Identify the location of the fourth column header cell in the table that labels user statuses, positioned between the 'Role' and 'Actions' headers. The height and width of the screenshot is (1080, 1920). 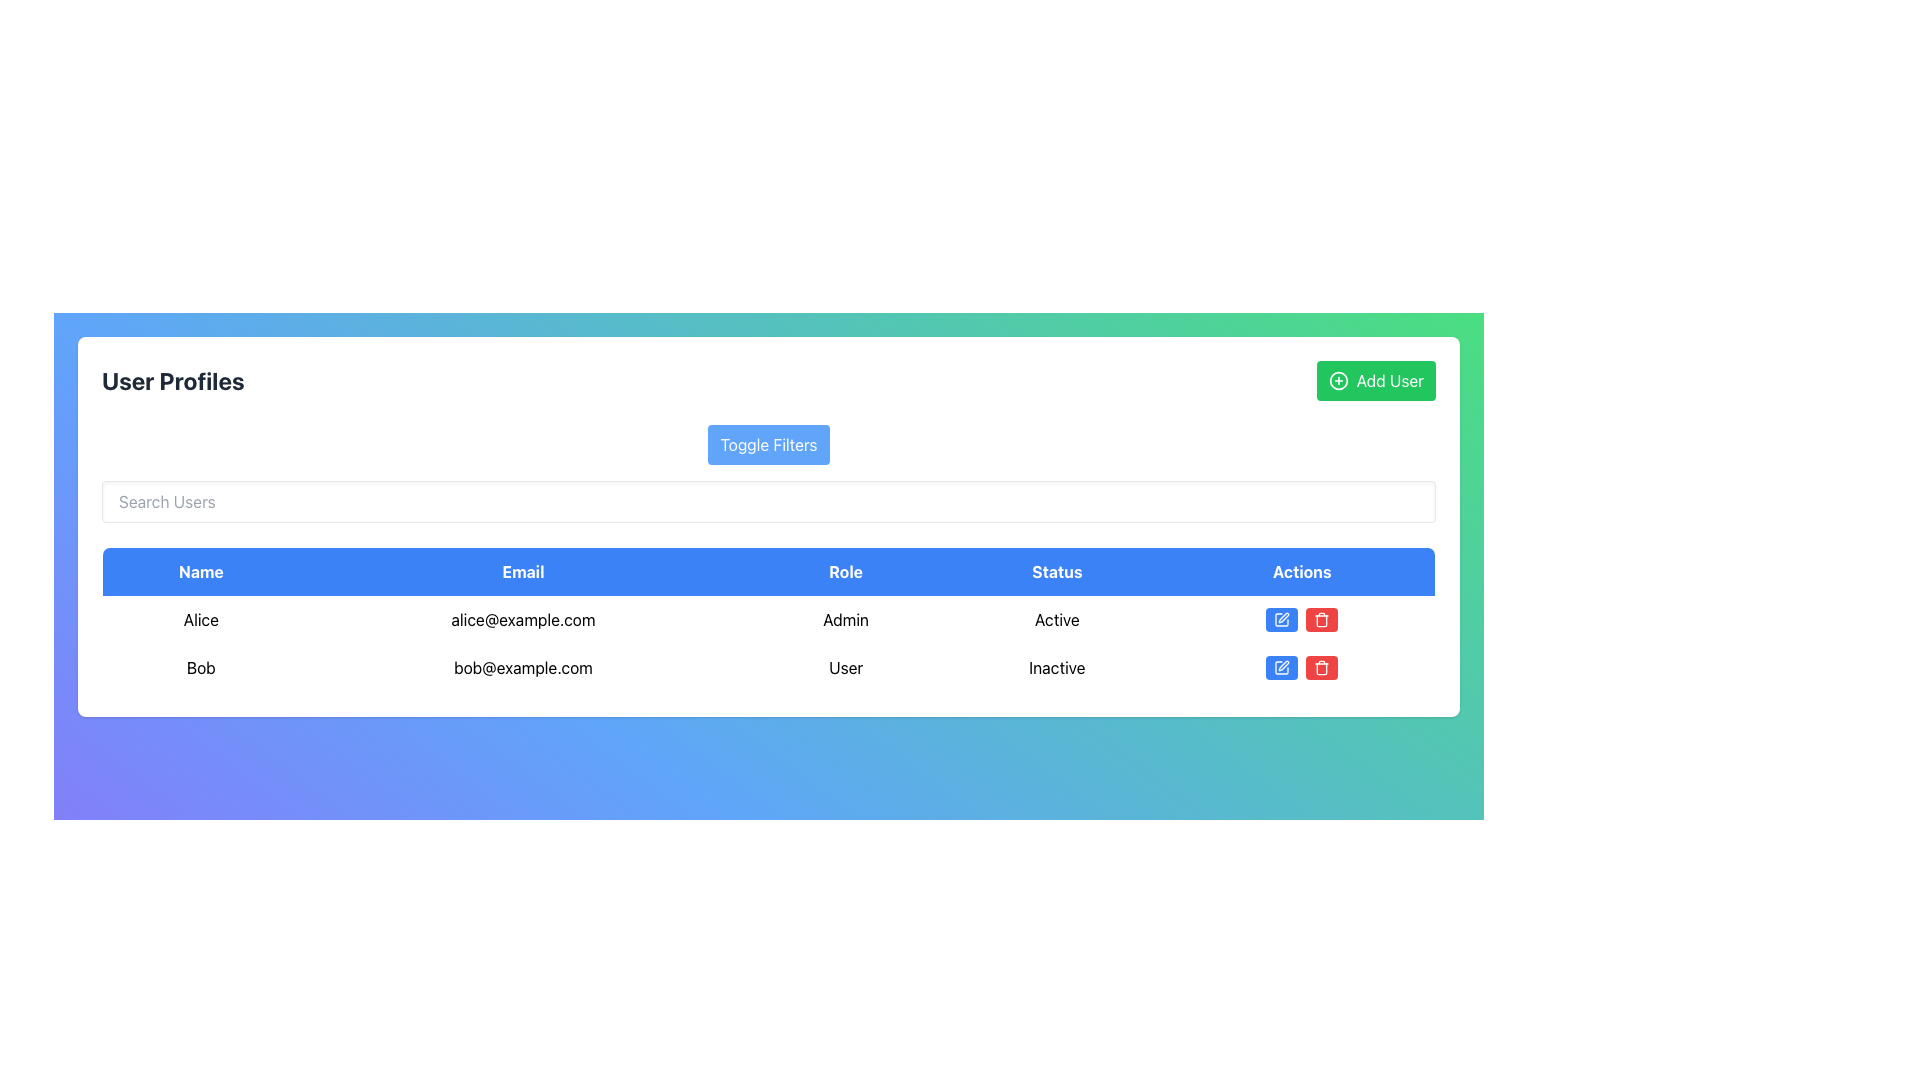
(1056, 571).